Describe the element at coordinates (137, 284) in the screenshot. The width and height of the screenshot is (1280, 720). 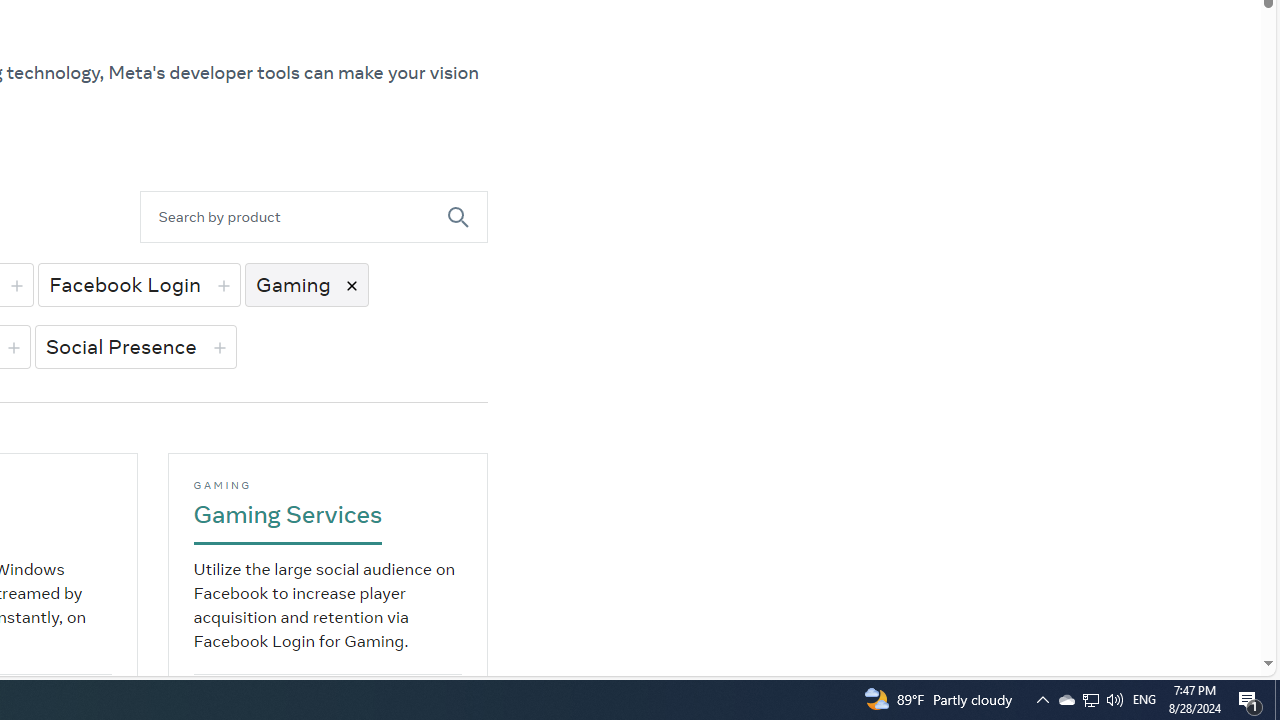
I see `'Facebook Login'` at that location.